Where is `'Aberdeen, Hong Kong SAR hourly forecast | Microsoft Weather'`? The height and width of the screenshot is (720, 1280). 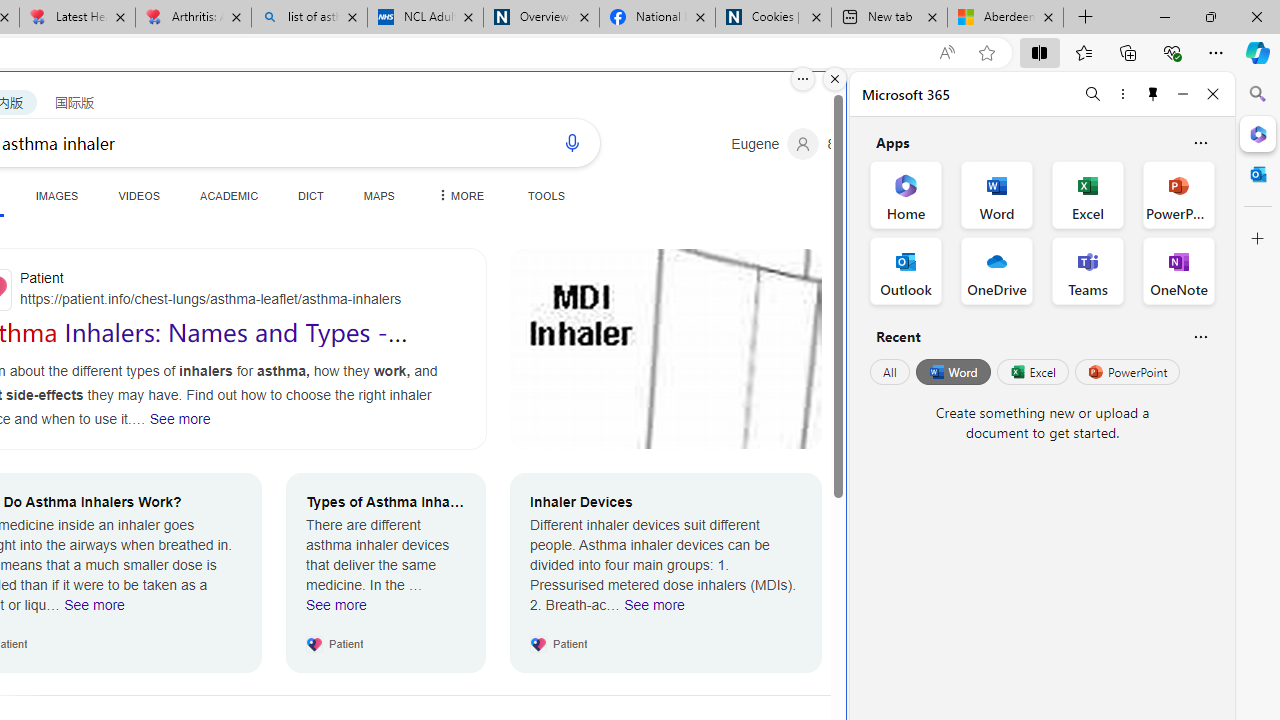
'Aberdeen, Hong Kong SAR hourly forecast | Microsoft Weather' is located at coordinates (1006, 17).